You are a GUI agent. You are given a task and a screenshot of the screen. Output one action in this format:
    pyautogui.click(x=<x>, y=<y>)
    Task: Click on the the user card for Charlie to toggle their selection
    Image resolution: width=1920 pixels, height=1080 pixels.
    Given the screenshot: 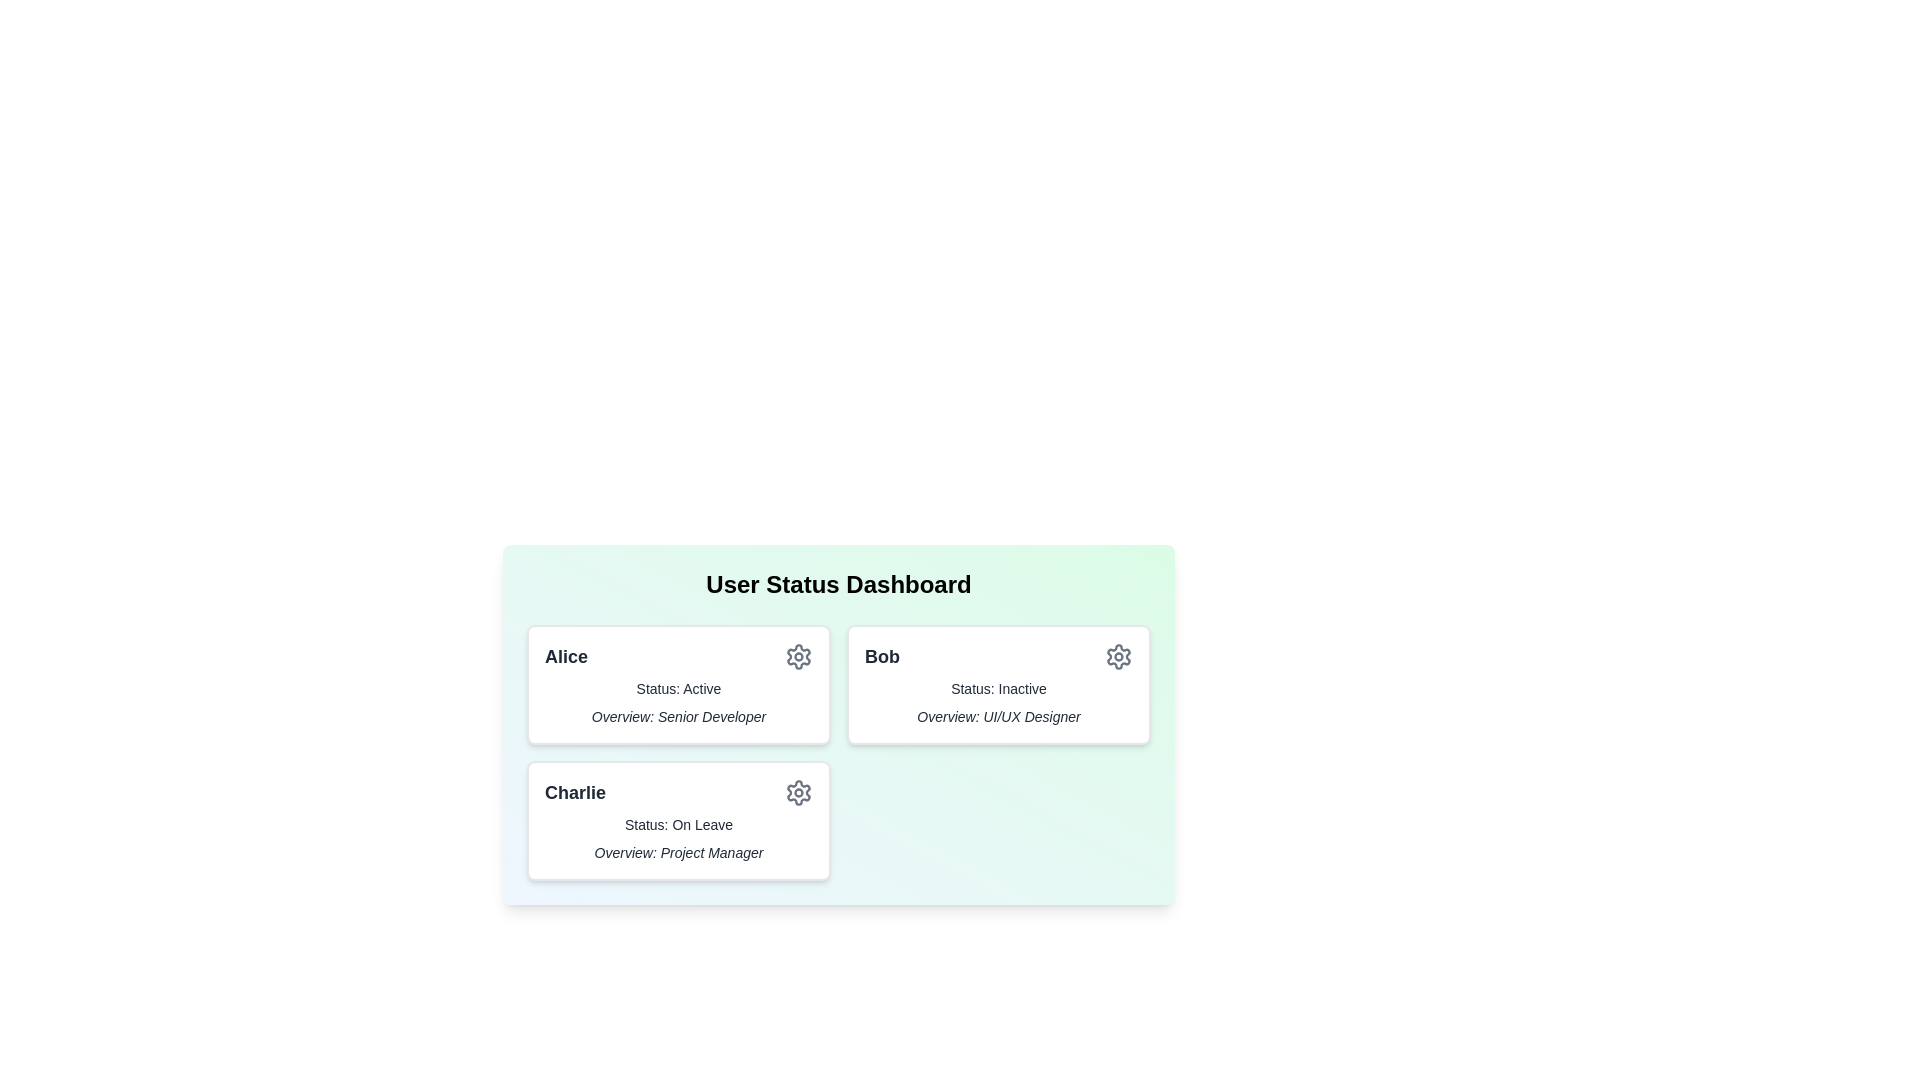 What is the action you would take?
    pyautogui.click(x=678, y=821)
    